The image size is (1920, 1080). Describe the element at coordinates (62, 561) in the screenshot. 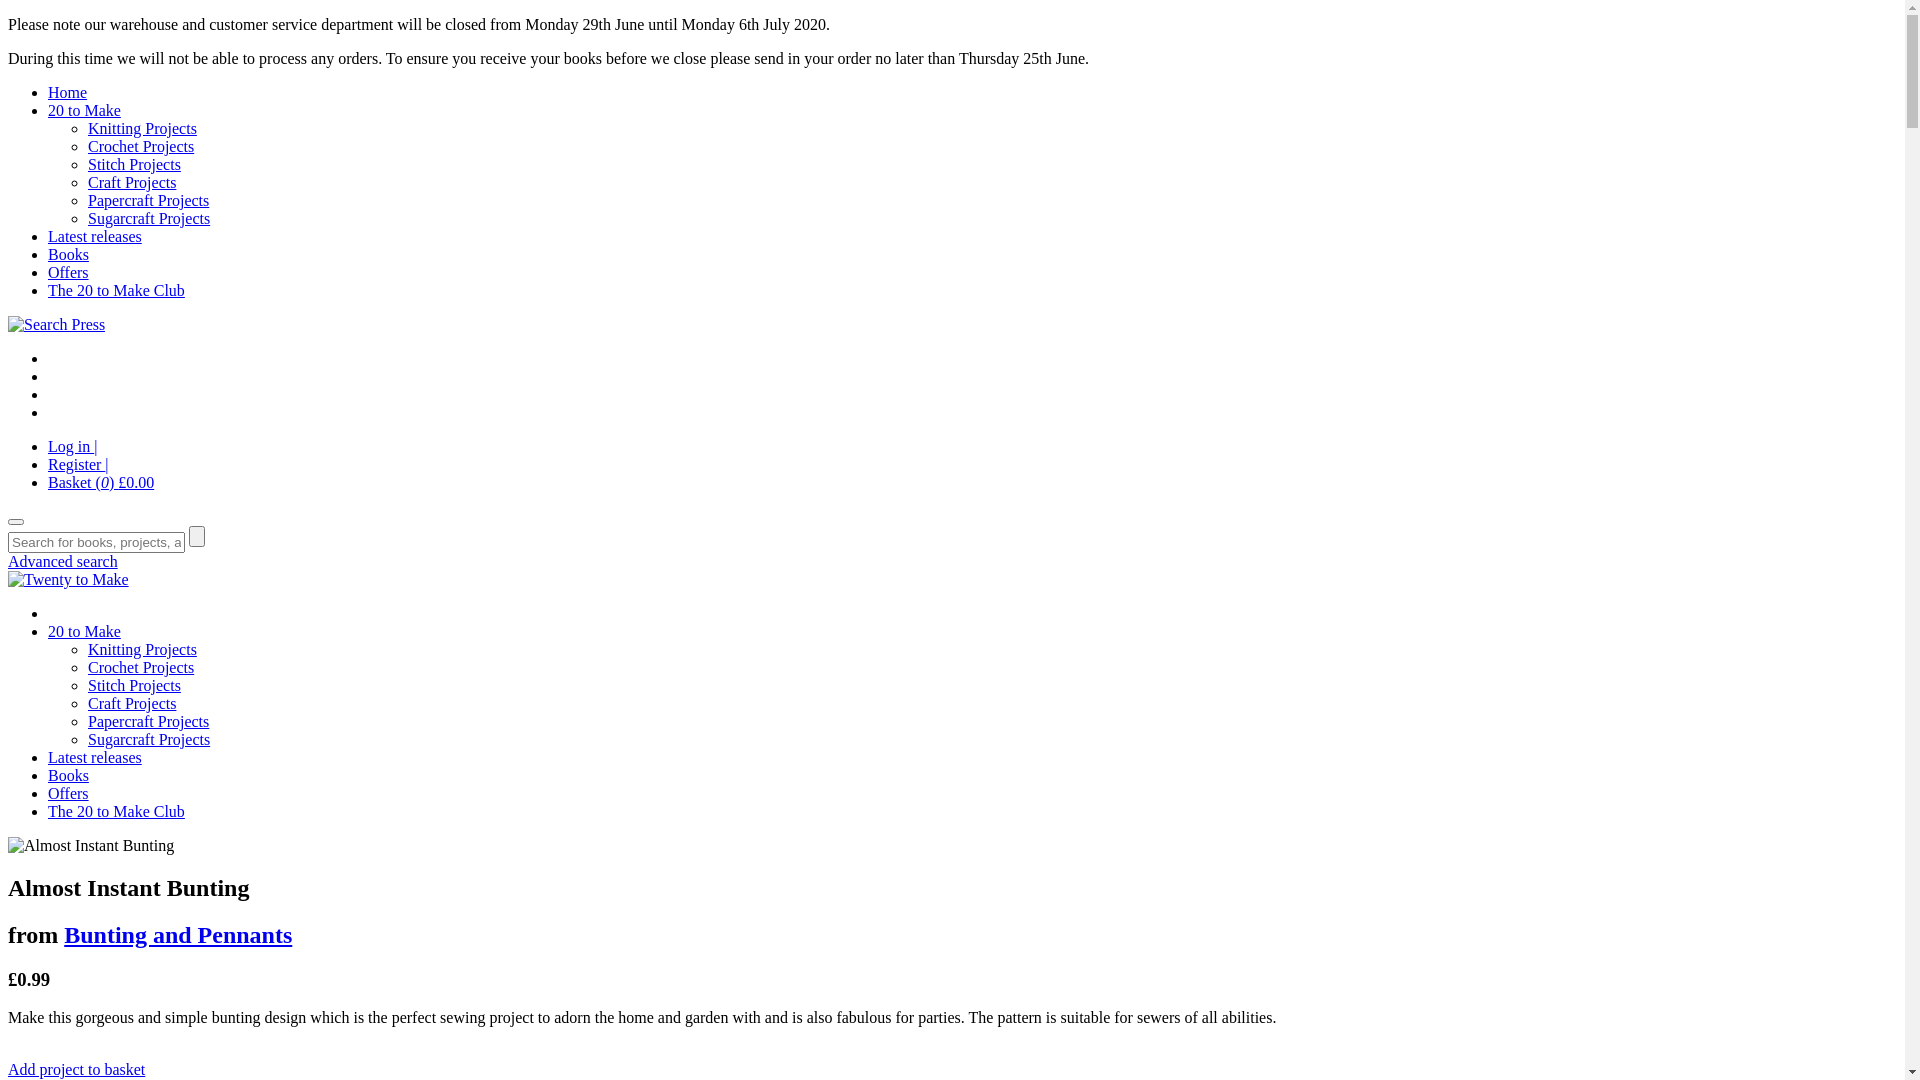

I see `'Advanced search'` at that location.